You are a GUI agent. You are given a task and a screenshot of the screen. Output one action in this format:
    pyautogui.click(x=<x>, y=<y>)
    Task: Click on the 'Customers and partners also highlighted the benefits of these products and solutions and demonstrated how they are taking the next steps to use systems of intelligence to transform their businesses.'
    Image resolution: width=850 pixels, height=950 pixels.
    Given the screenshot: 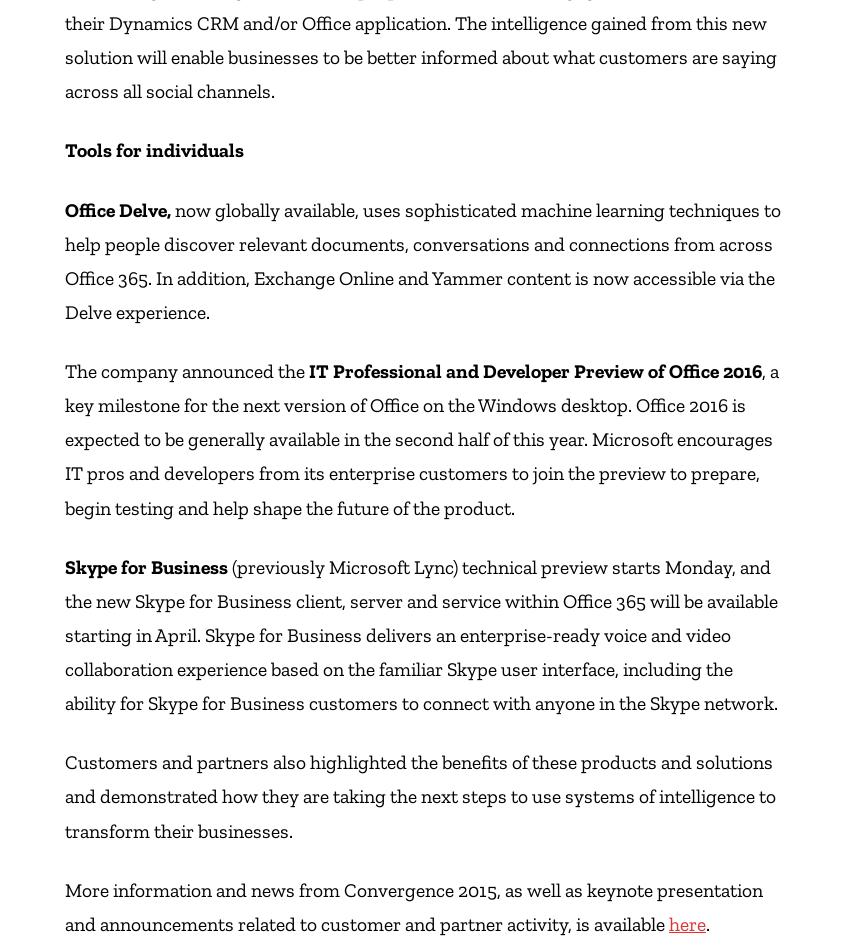 What is the action you would take?
    pyautogui.click(x=65, y=795)
    